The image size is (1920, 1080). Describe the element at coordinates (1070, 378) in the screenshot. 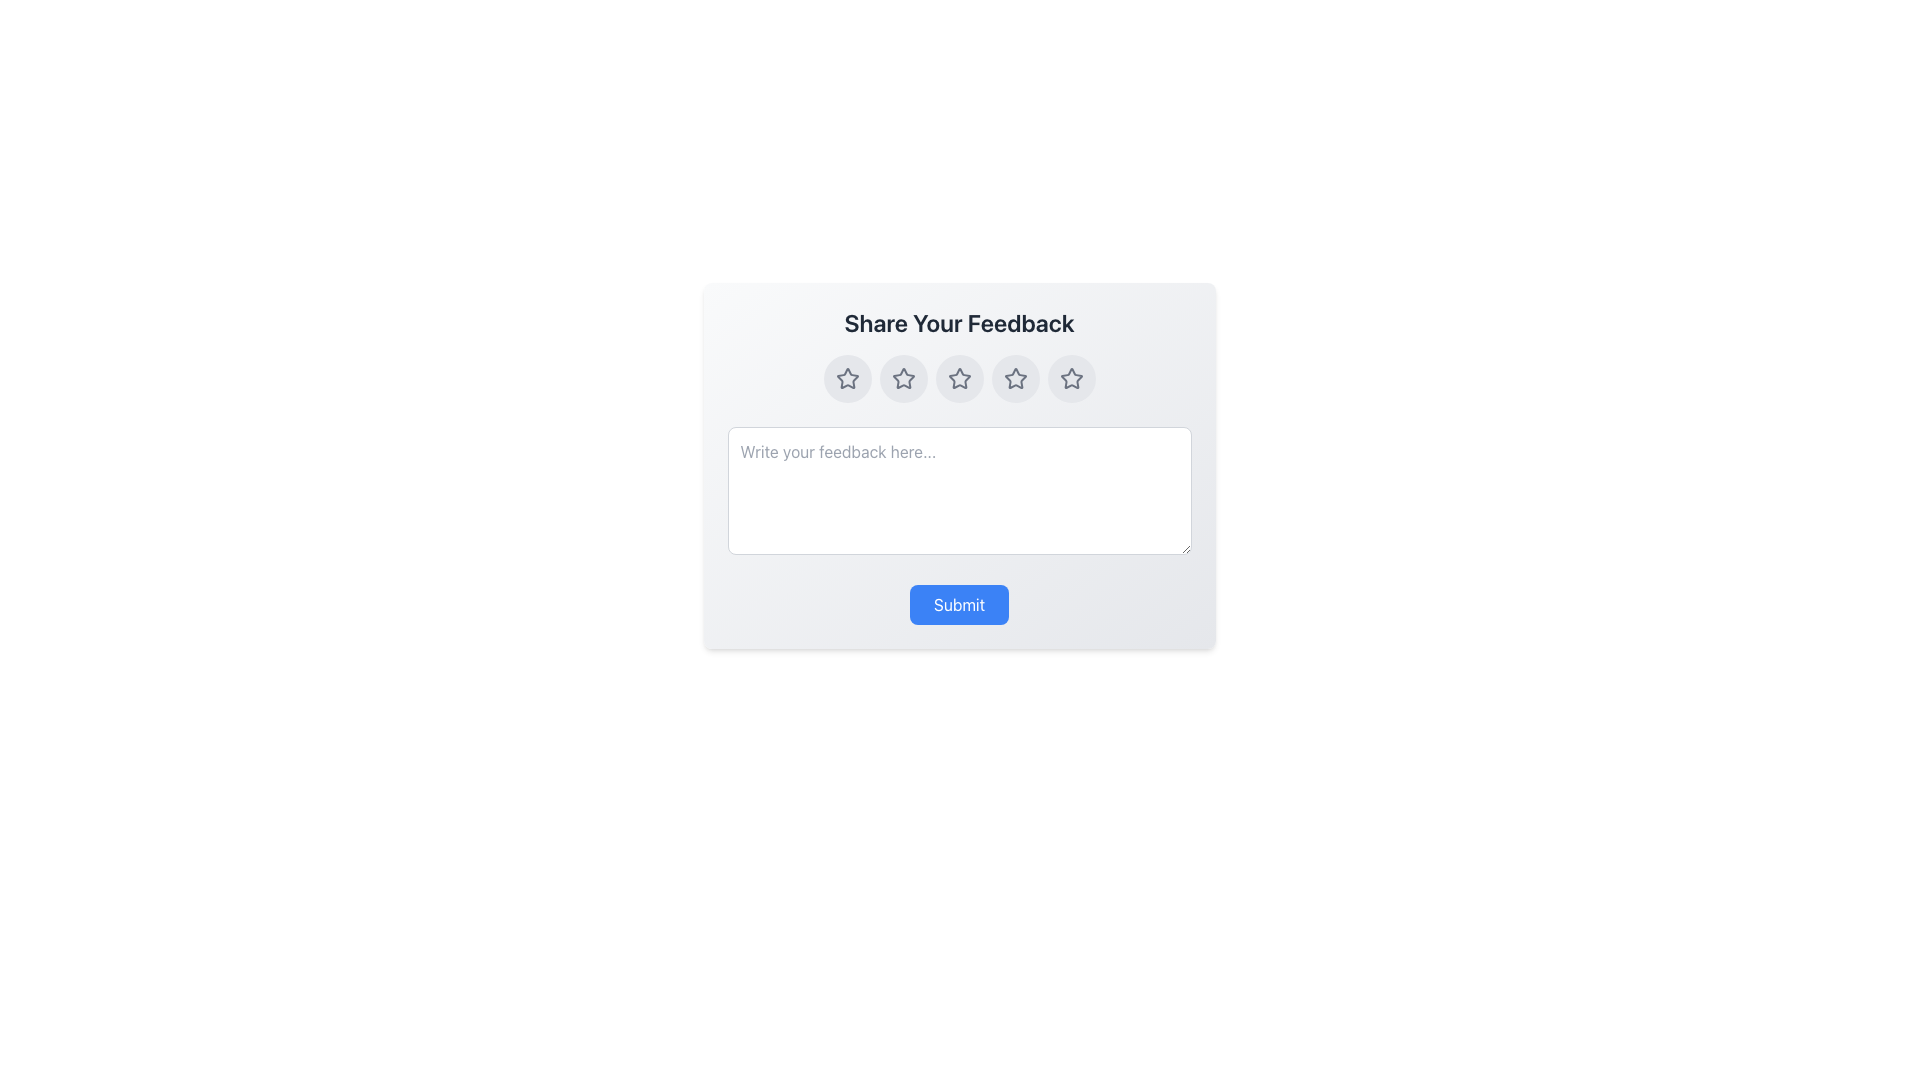

I see `the fifth star button in the rating scale` at that location.